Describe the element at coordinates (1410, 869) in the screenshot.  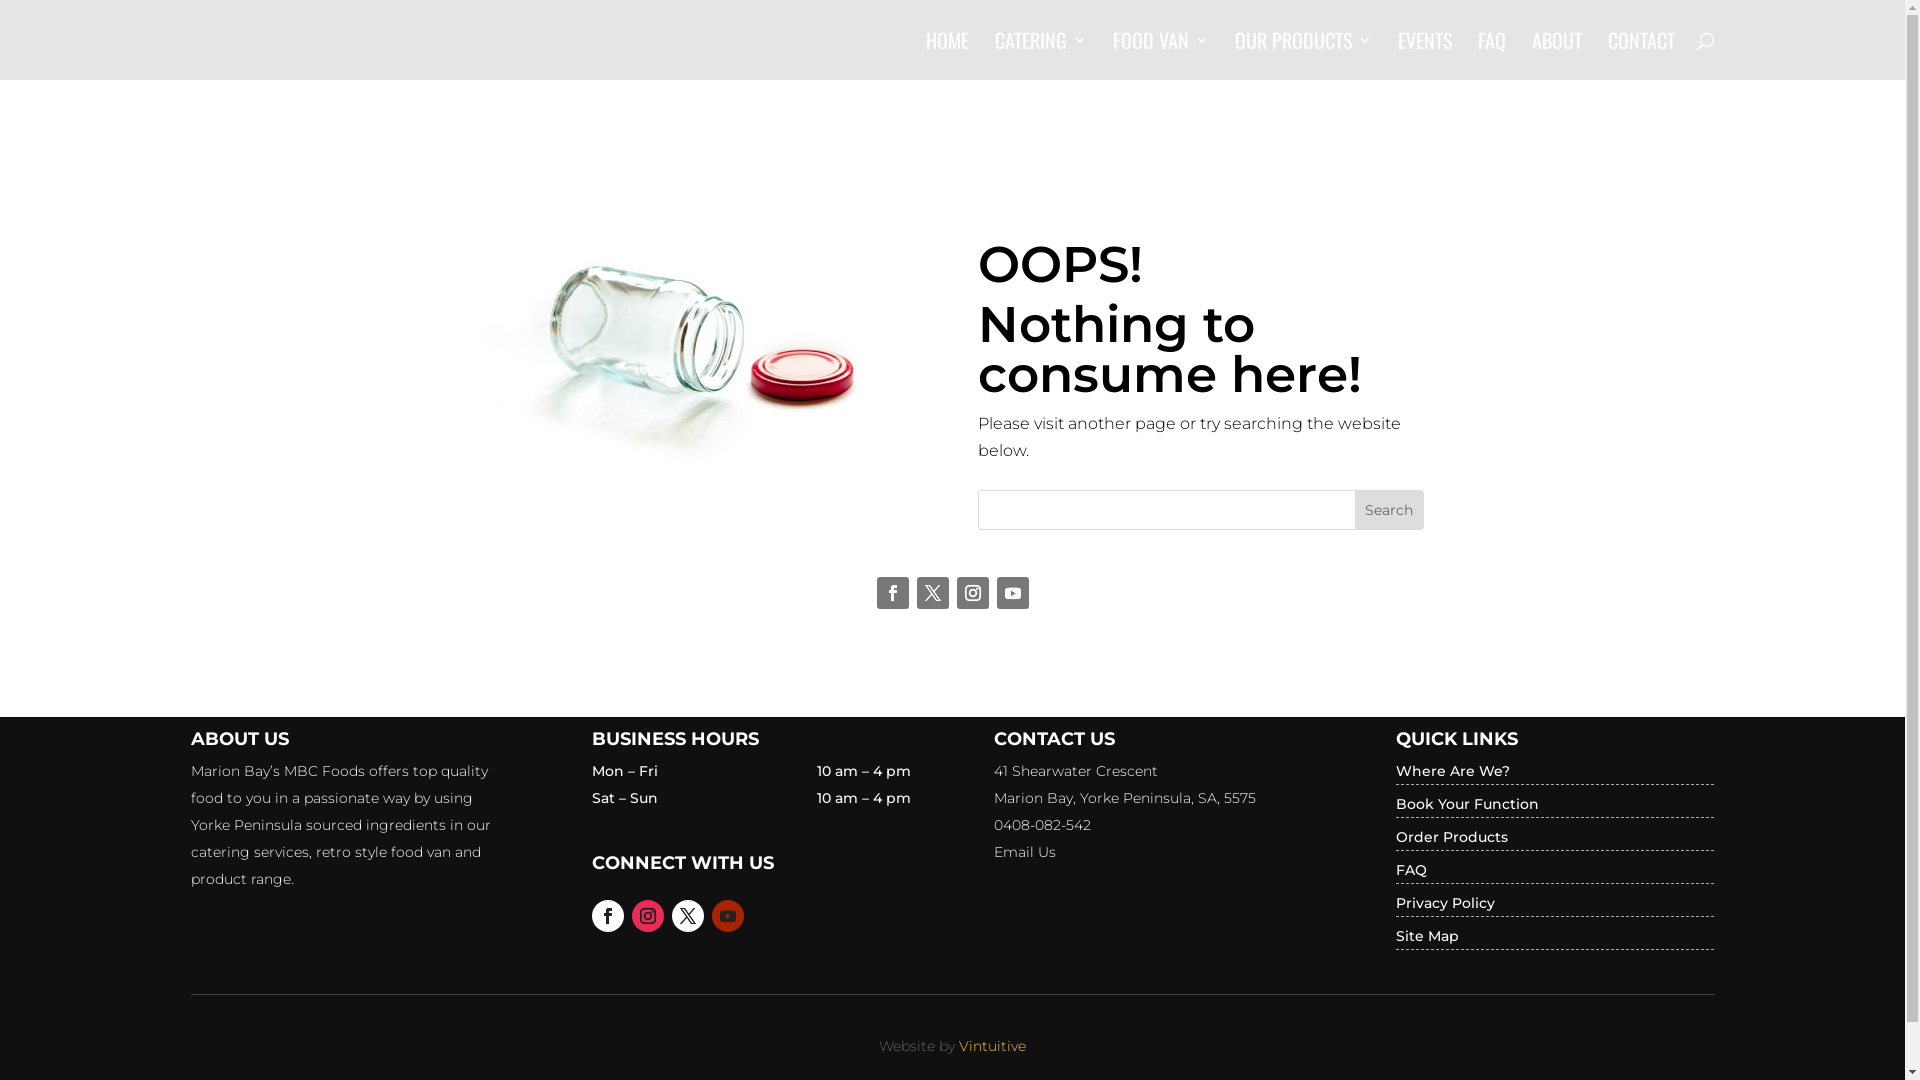
I see `'FAQ'` at that location.